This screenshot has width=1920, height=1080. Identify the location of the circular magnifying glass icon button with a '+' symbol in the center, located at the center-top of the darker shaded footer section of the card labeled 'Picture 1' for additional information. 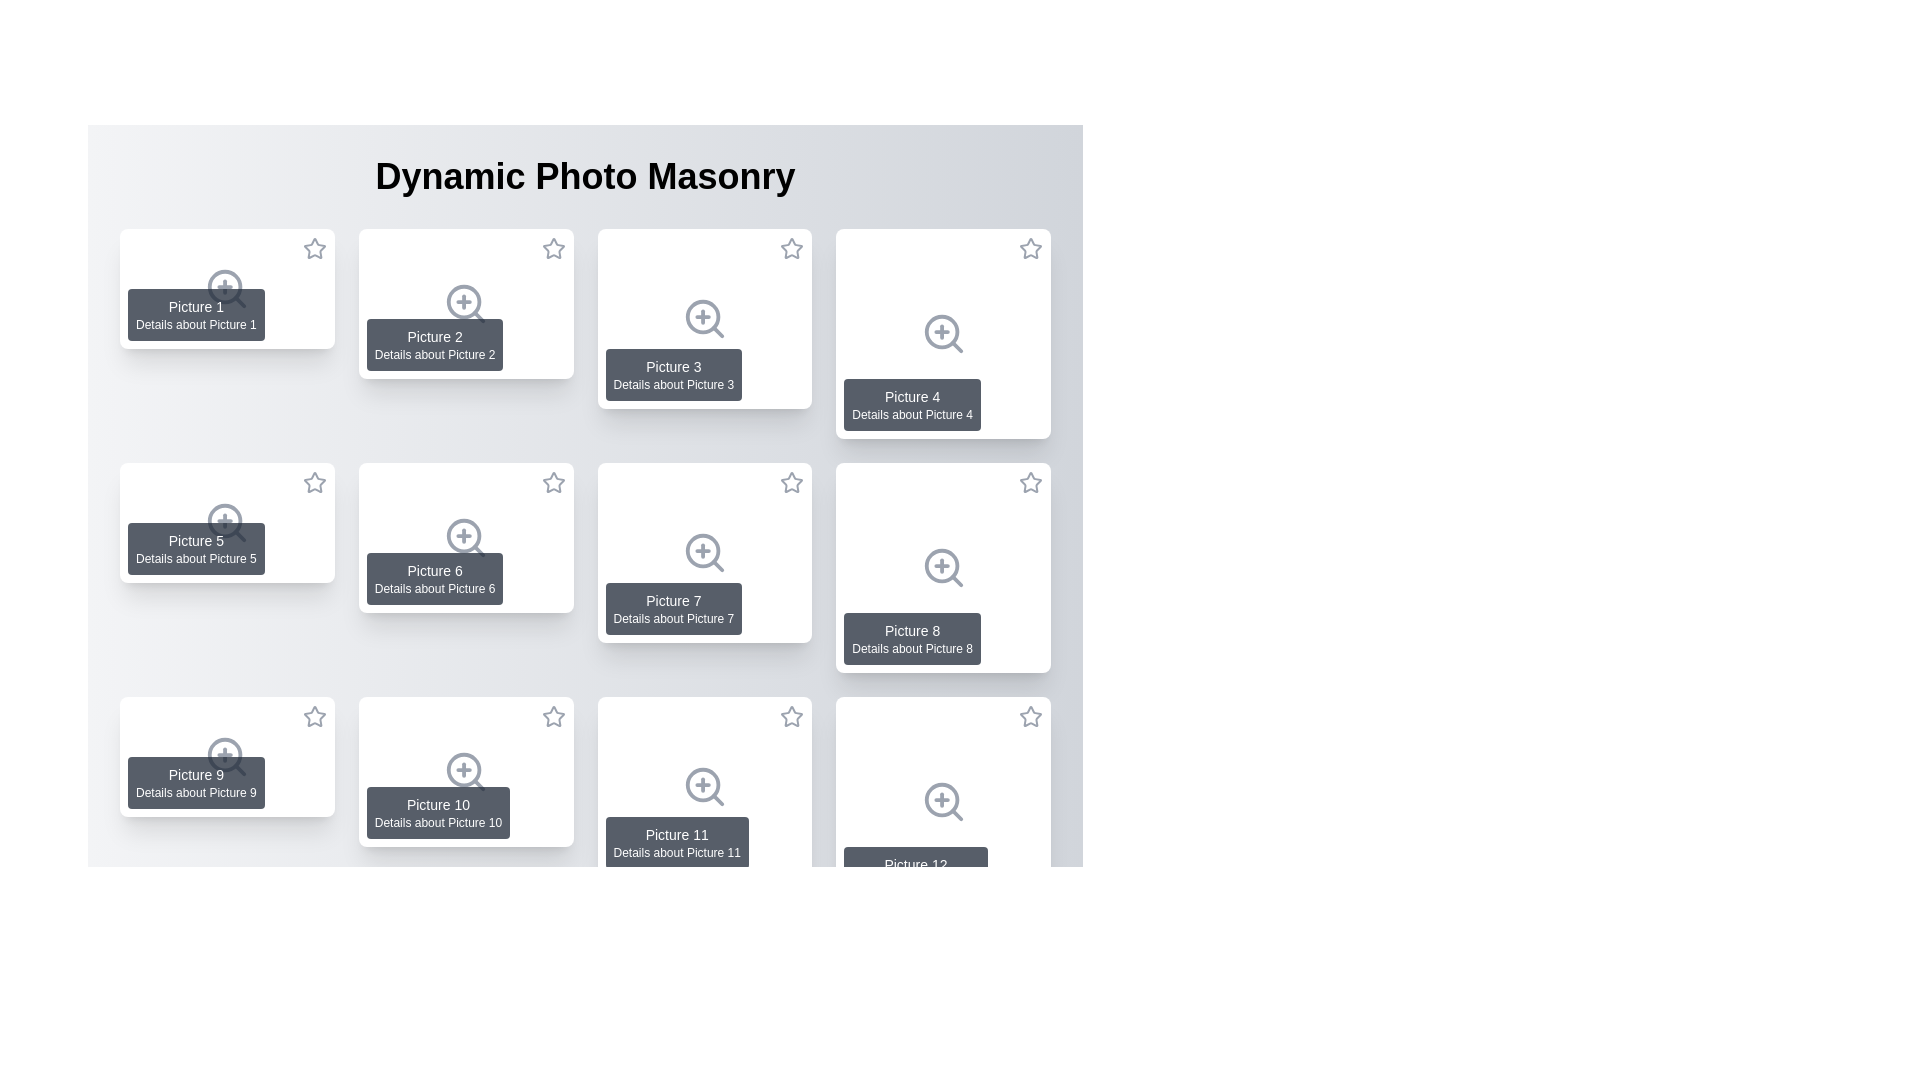
(227, 289).